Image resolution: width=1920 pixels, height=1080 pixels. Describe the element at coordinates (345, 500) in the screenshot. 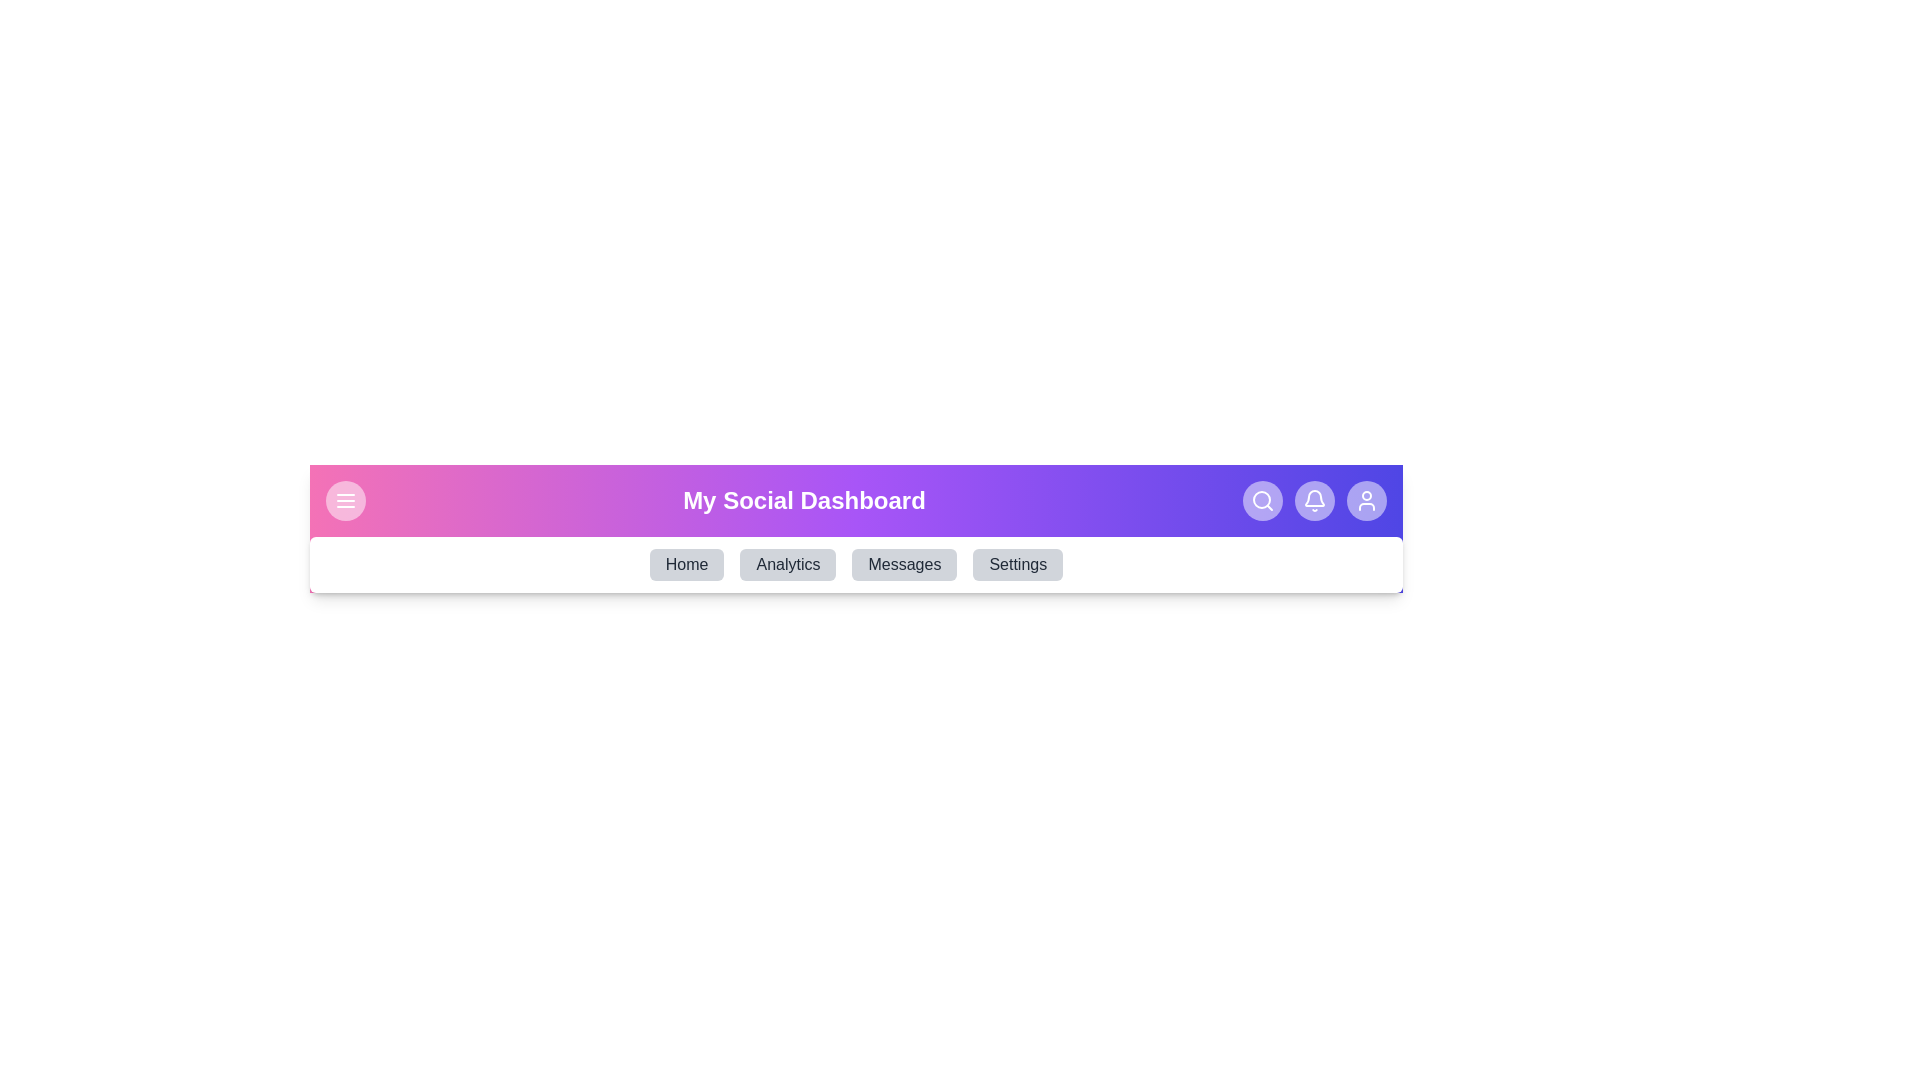

I see `the menu button to toggle the menu visibility` at that location.